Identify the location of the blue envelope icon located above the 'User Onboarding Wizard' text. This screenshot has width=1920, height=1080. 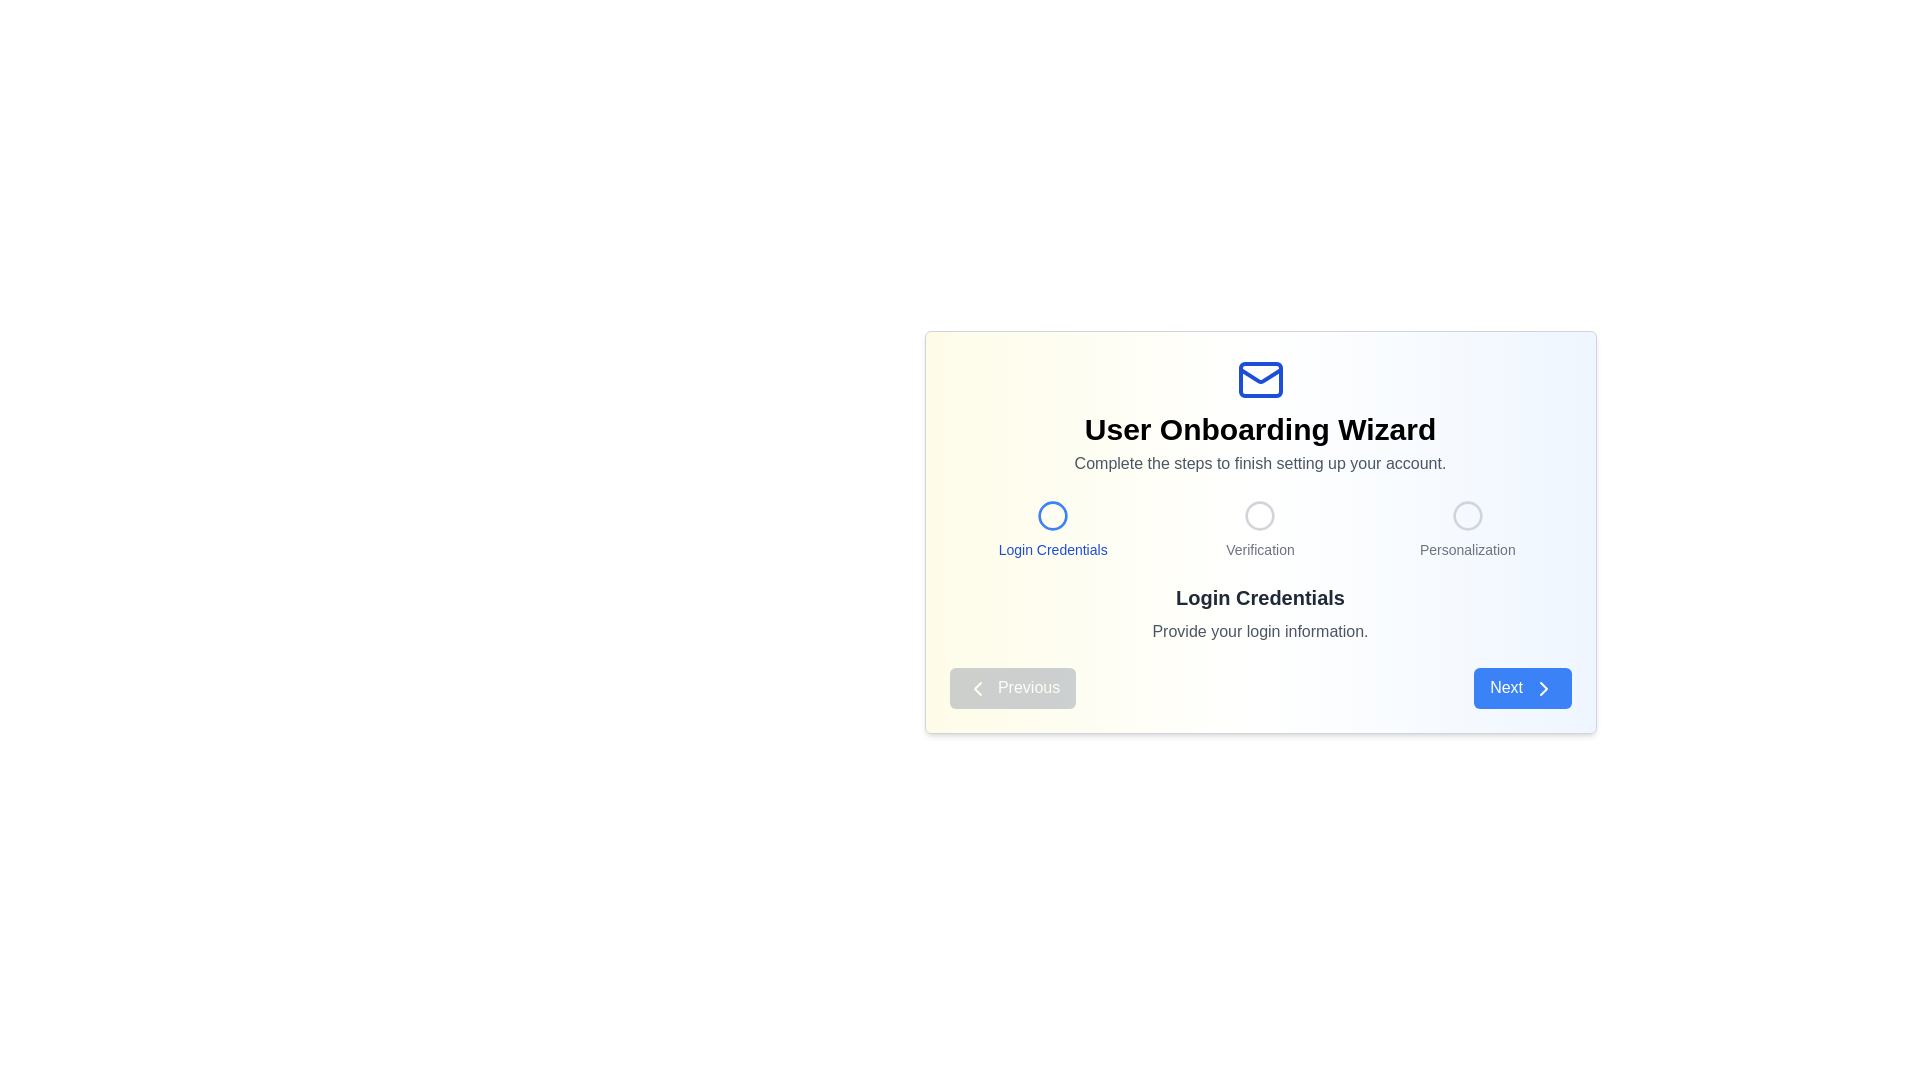
(1259, 380).